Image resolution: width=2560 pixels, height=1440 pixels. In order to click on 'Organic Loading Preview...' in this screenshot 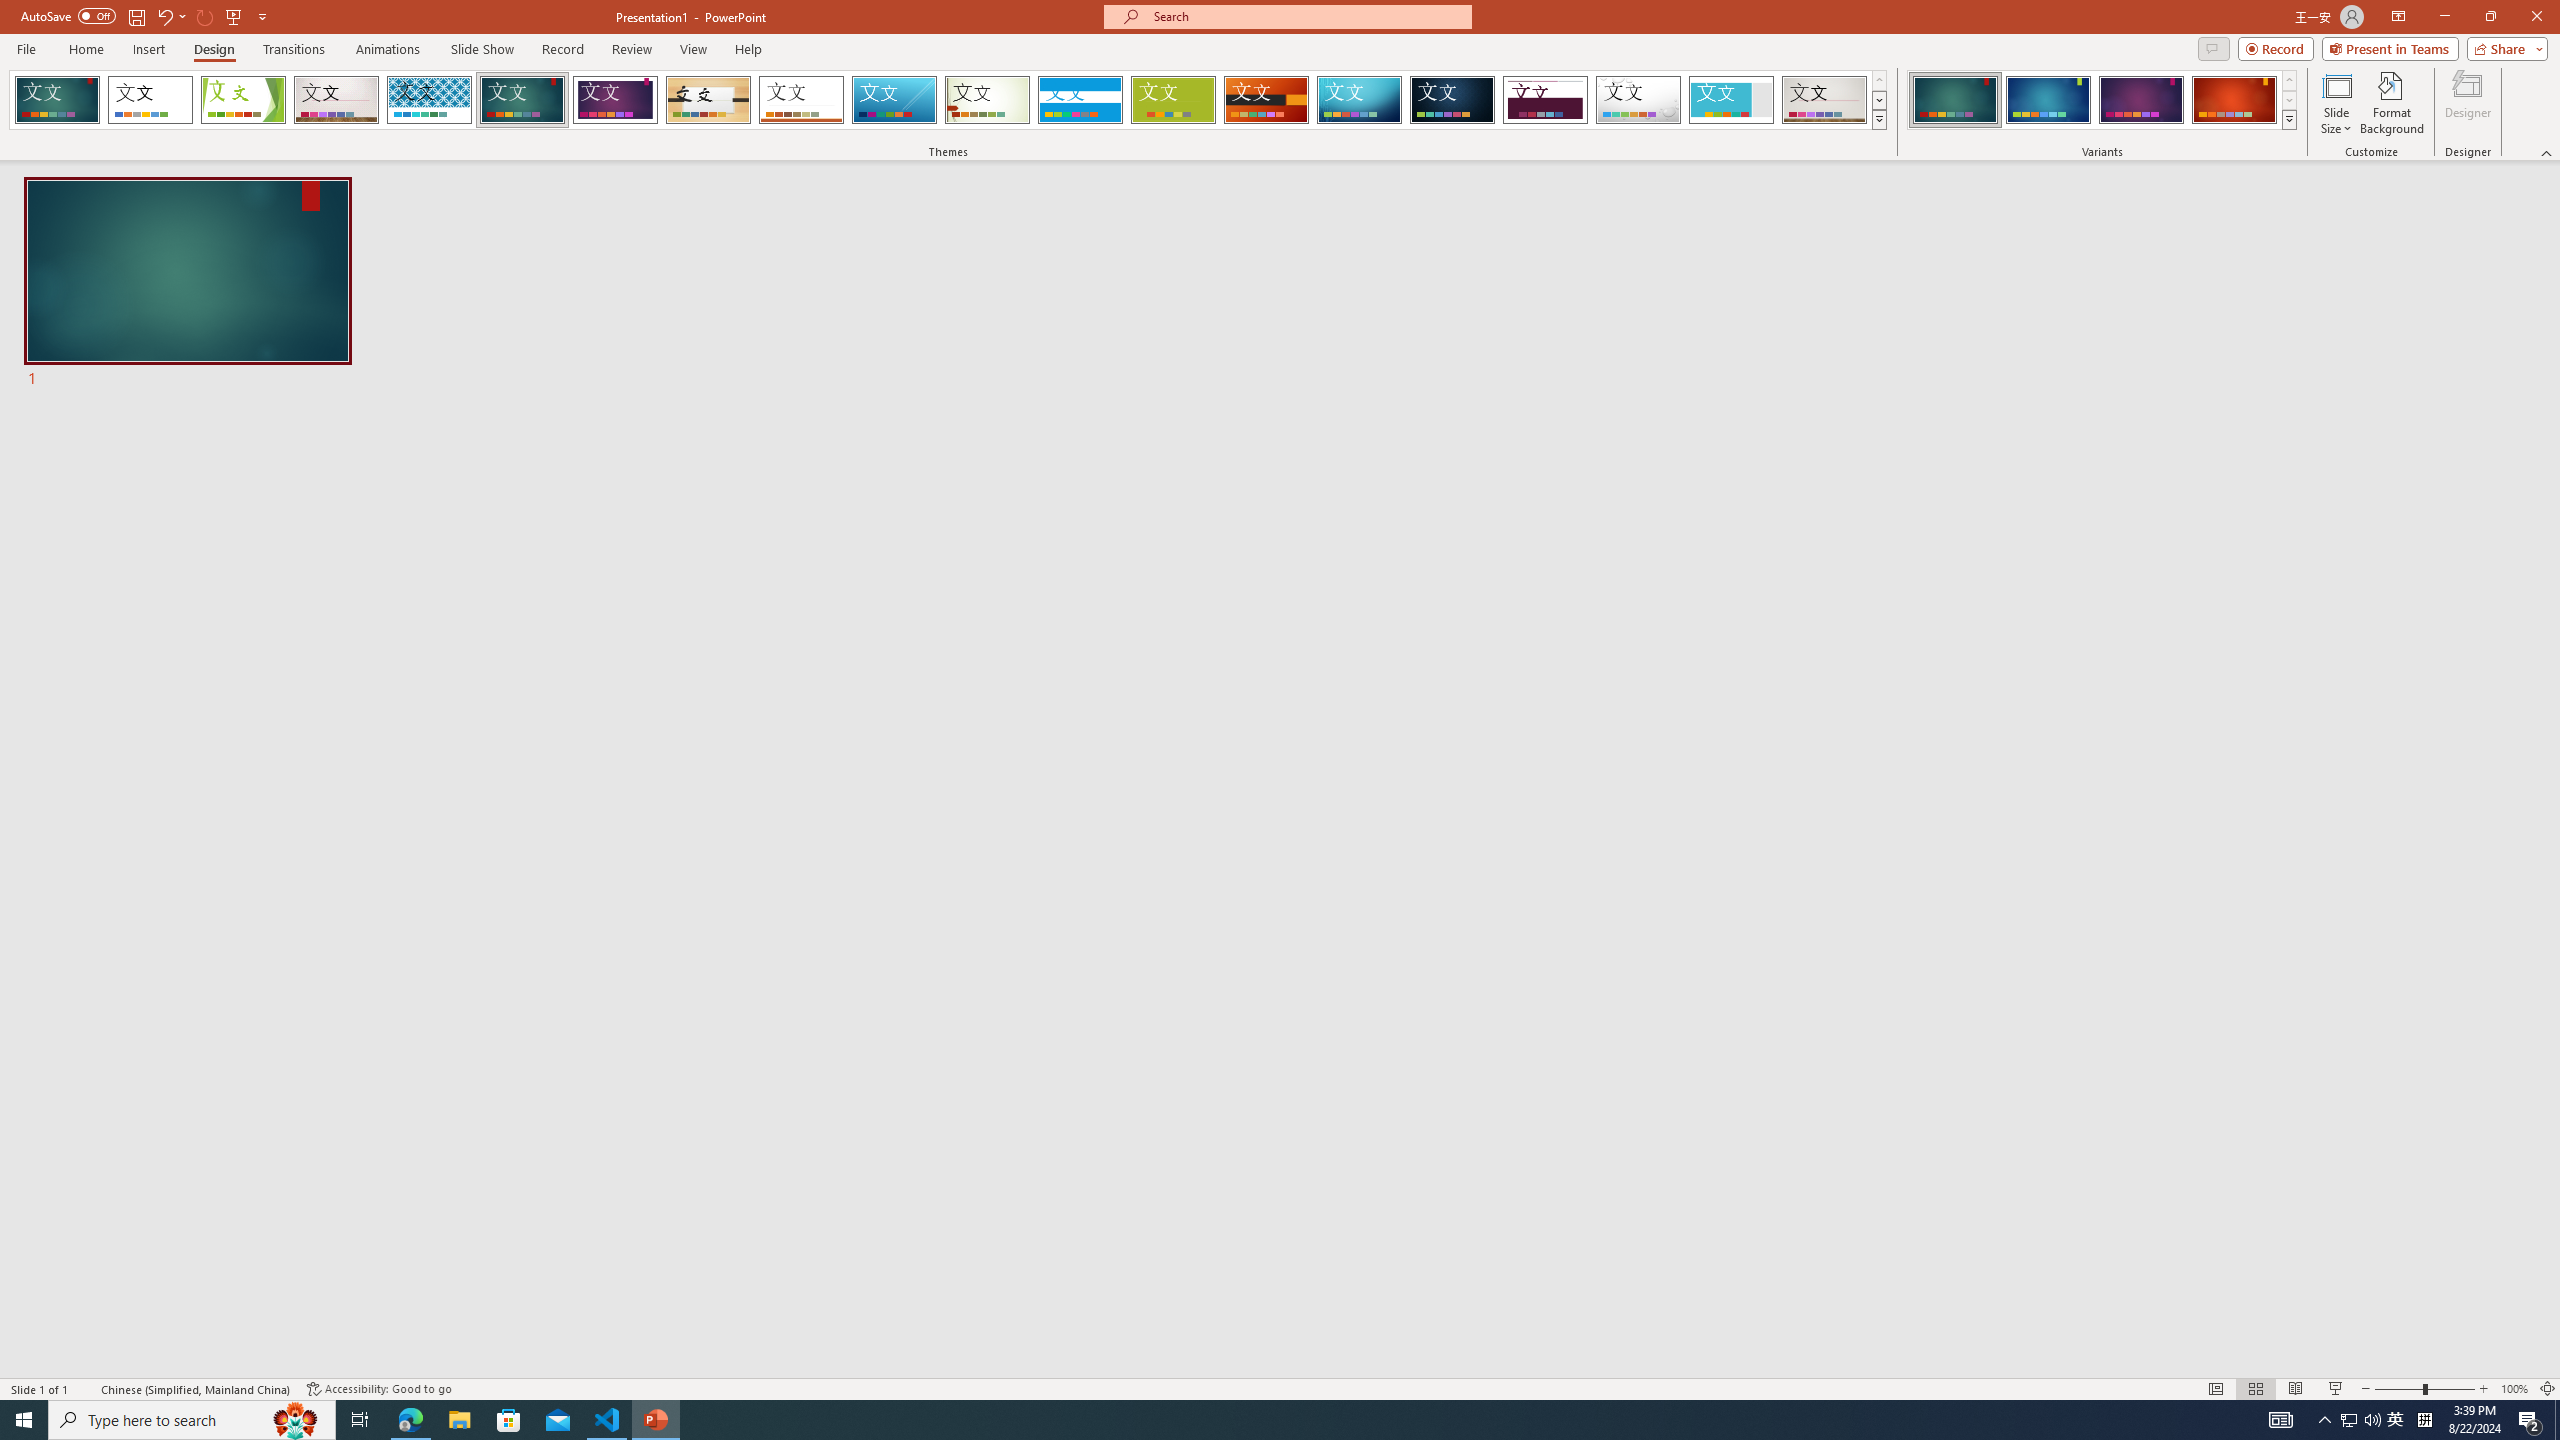, I will do `click(709, 99)`.